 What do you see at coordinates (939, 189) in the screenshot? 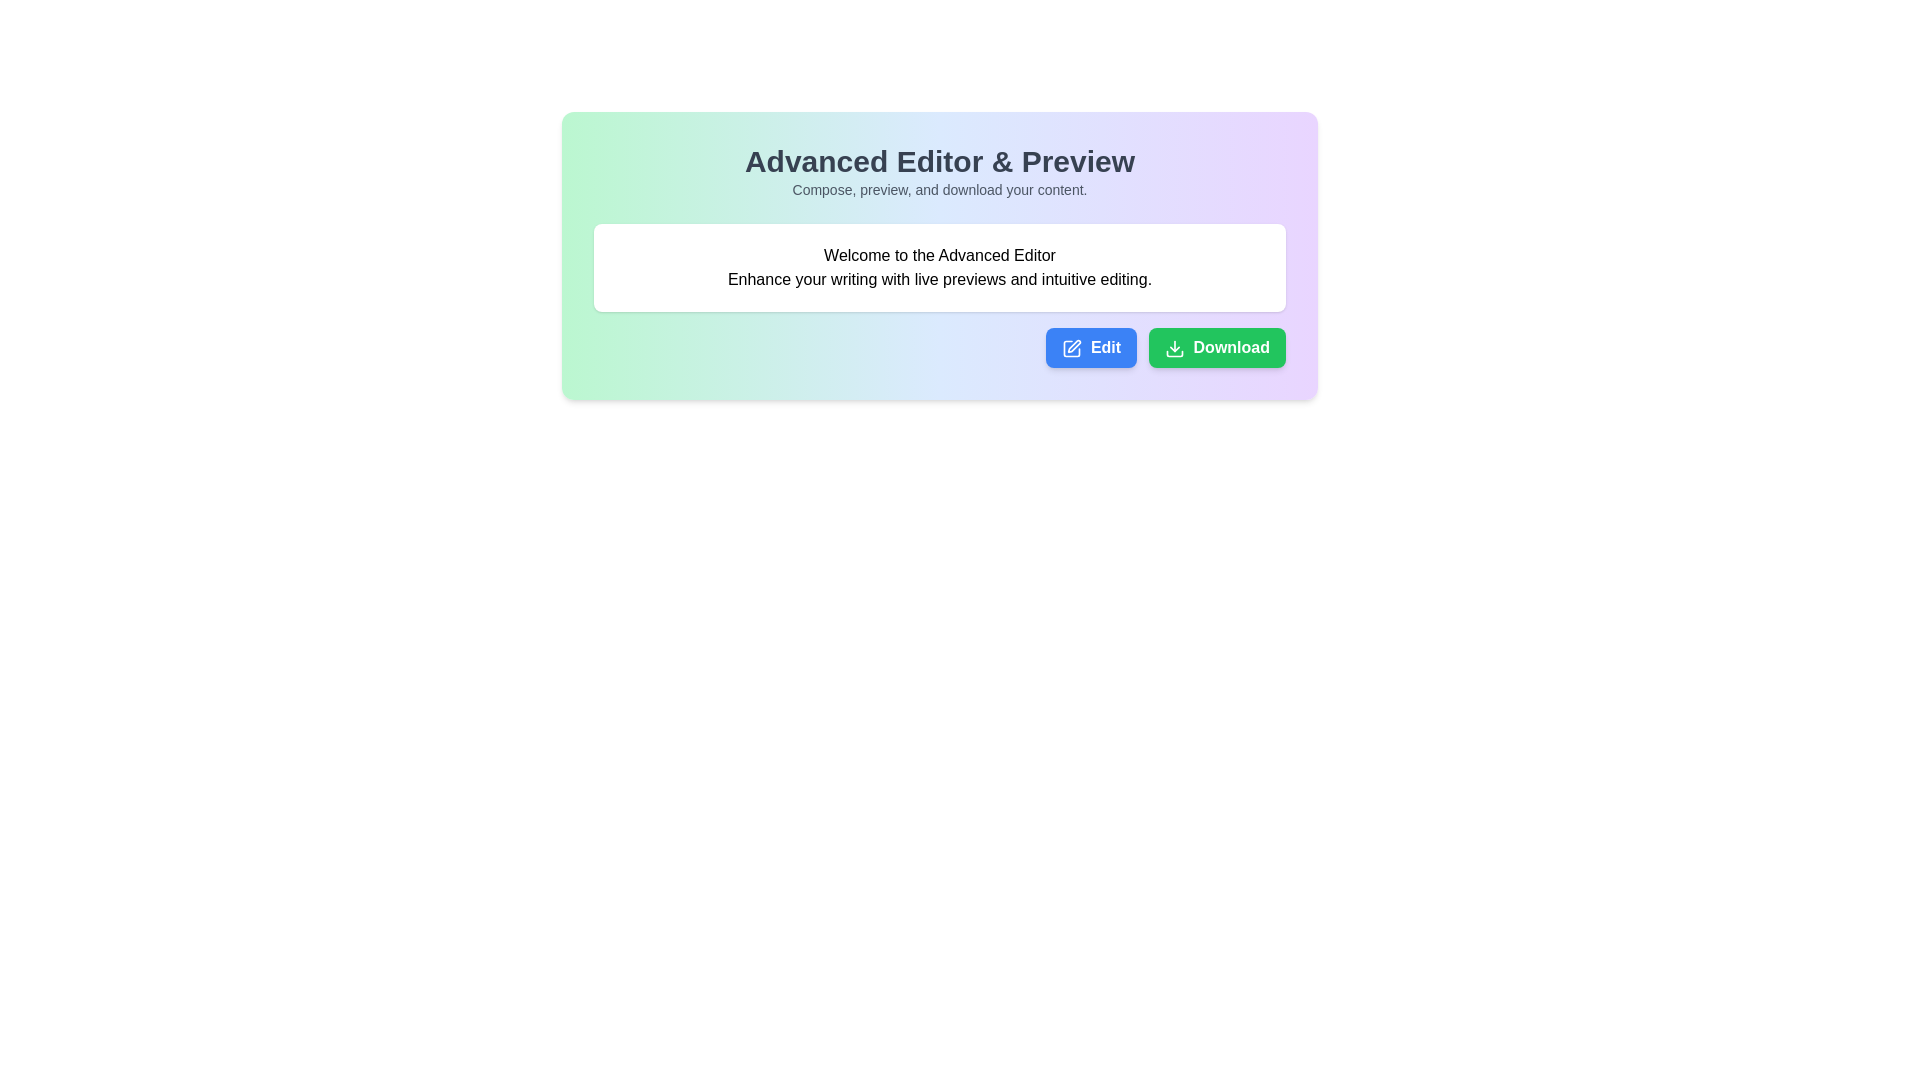
I see `the informative subtitle directly below the 'Advanced Editor & Preview' title, which serves as a description of the editor interface` at bounding box center [939, 189].